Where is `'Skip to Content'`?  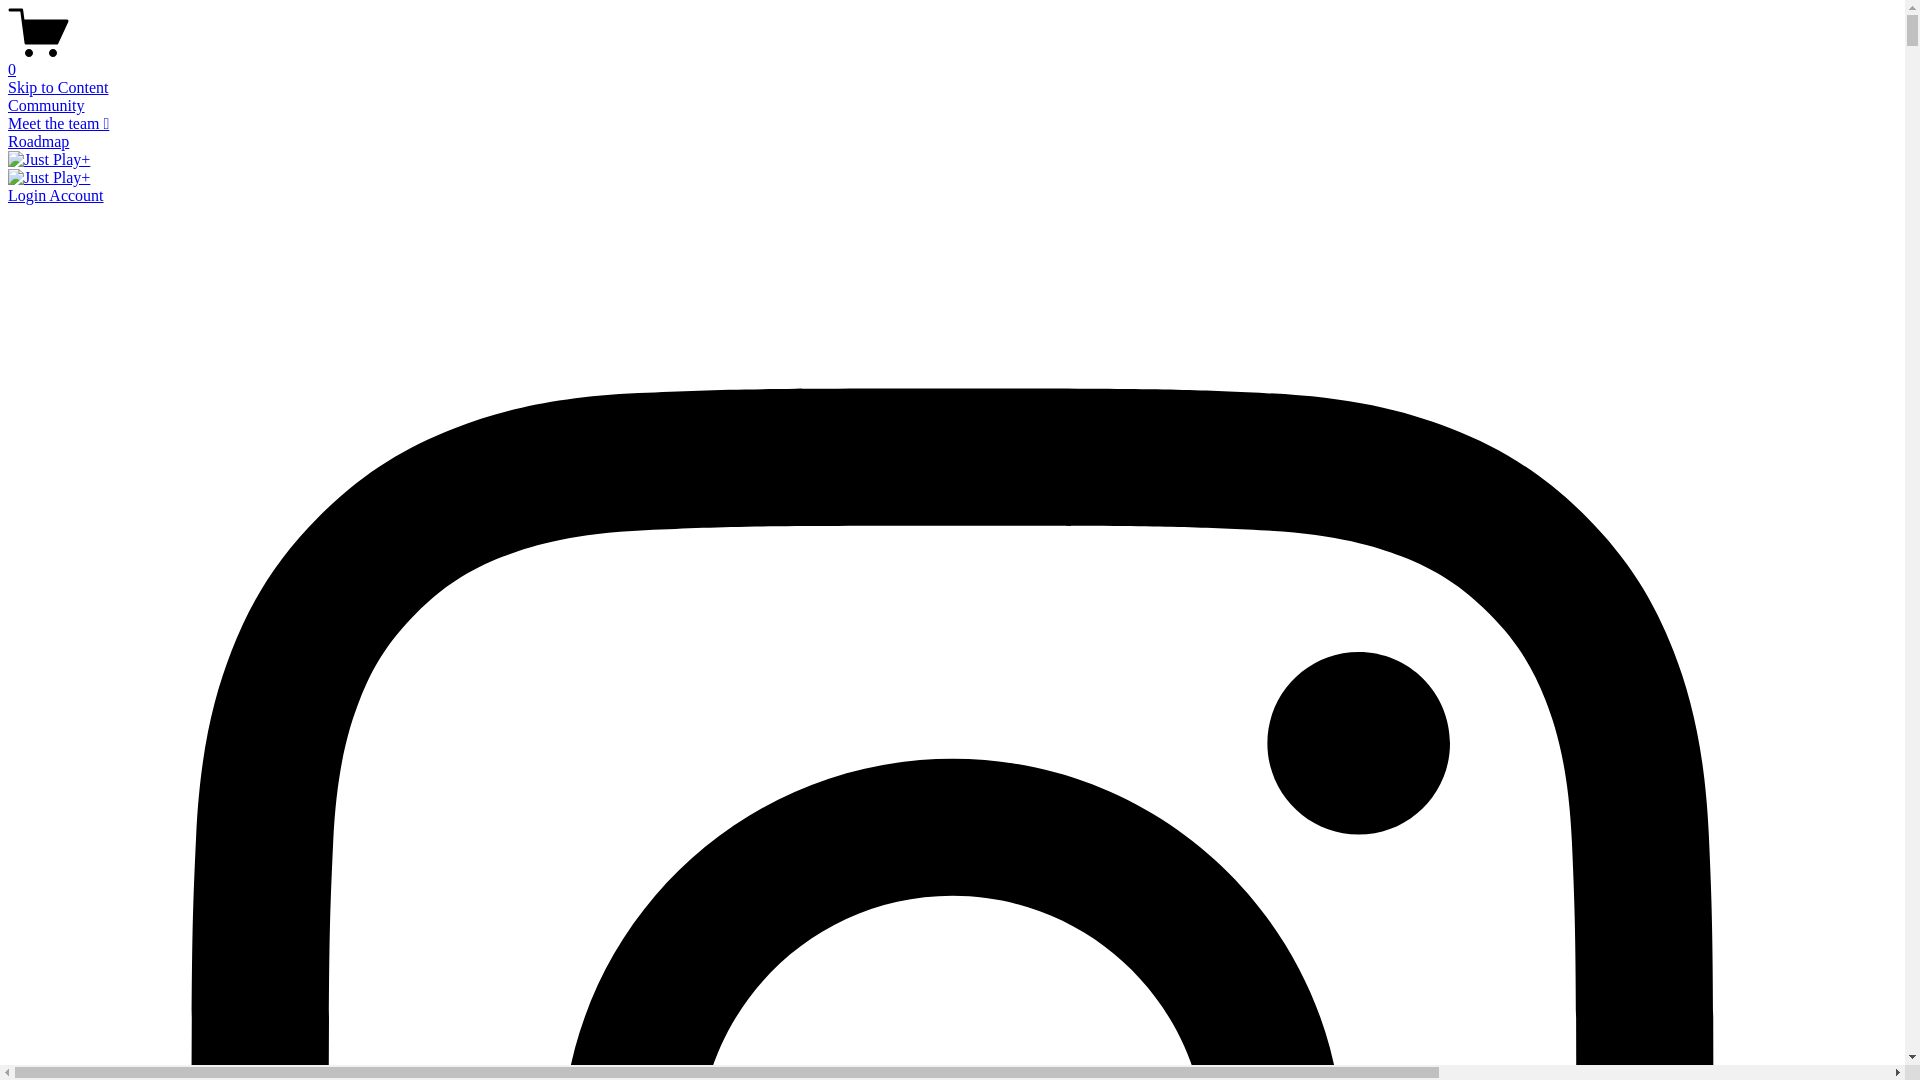 'Skip to Content' is located at coordinates (57, 86).